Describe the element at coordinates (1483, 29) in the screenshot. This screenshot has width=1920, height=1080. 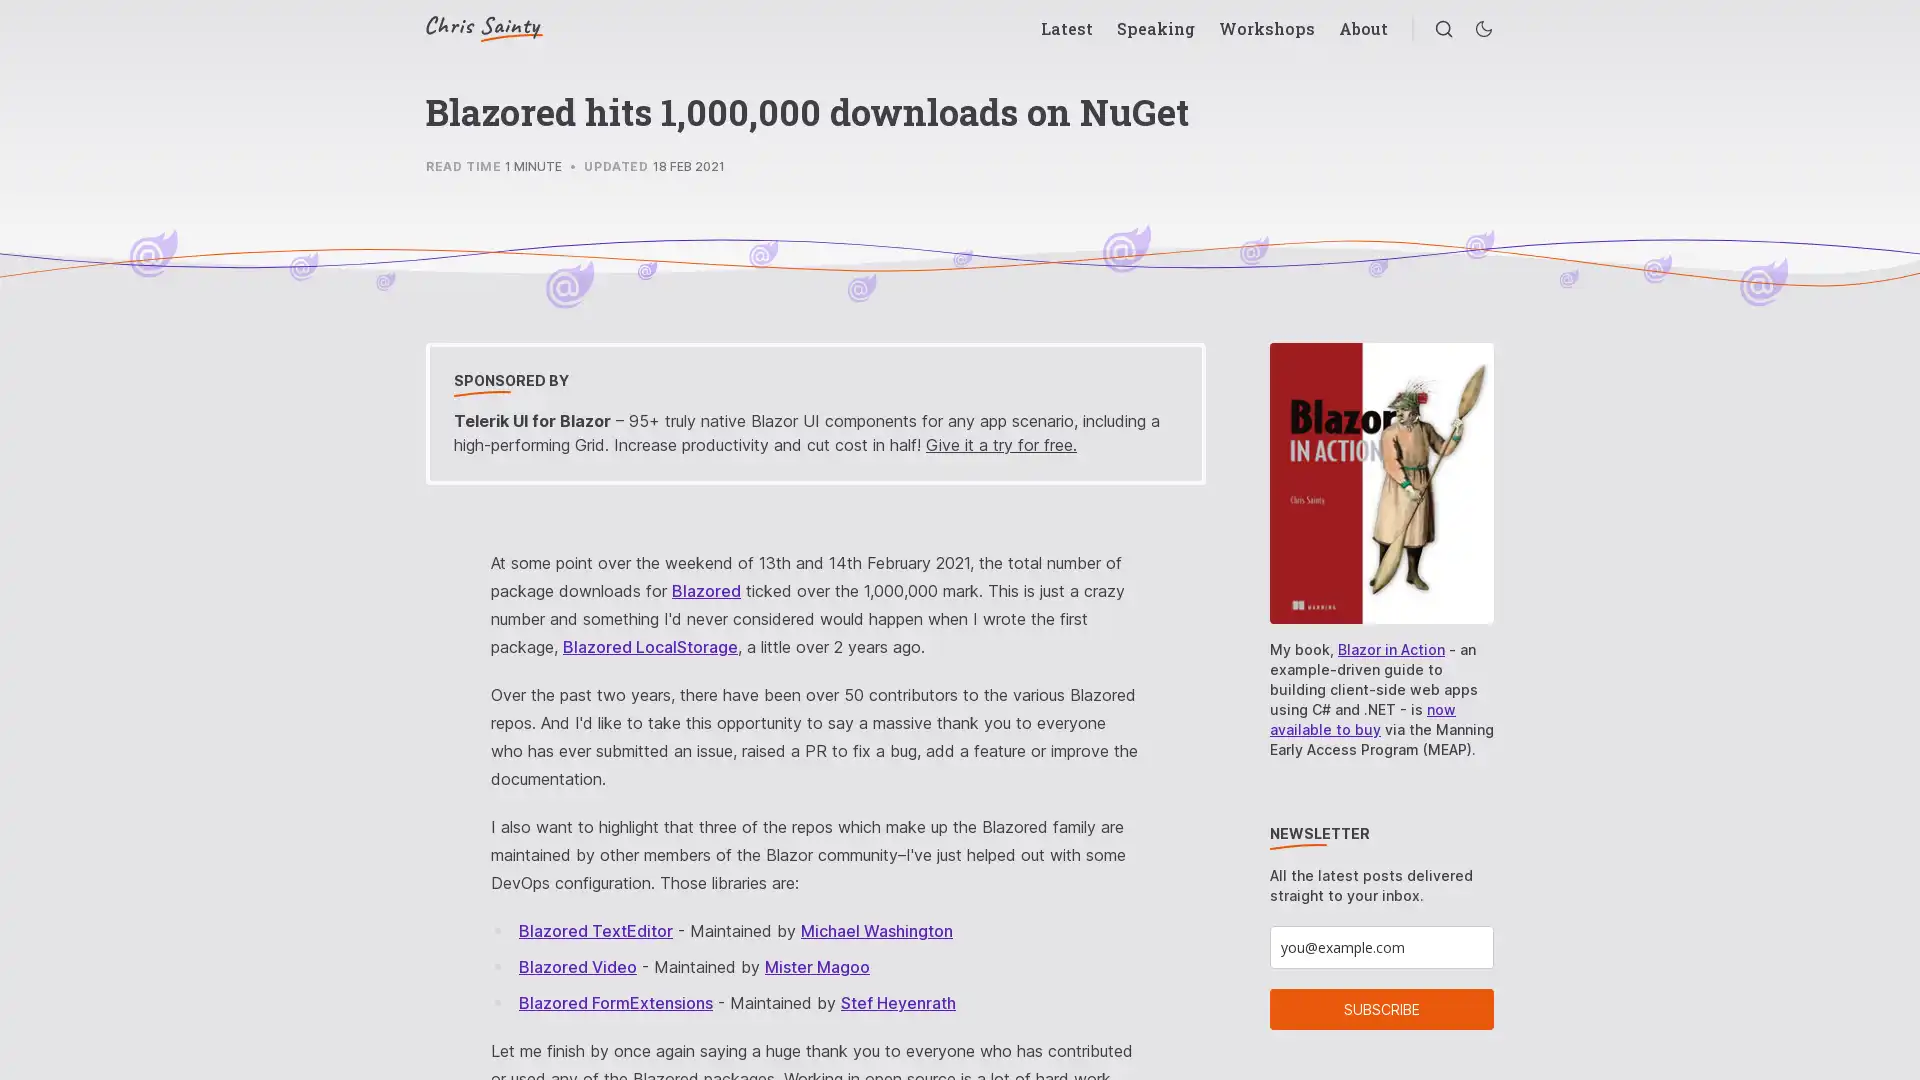
I see `Enable dark mode` at that location.